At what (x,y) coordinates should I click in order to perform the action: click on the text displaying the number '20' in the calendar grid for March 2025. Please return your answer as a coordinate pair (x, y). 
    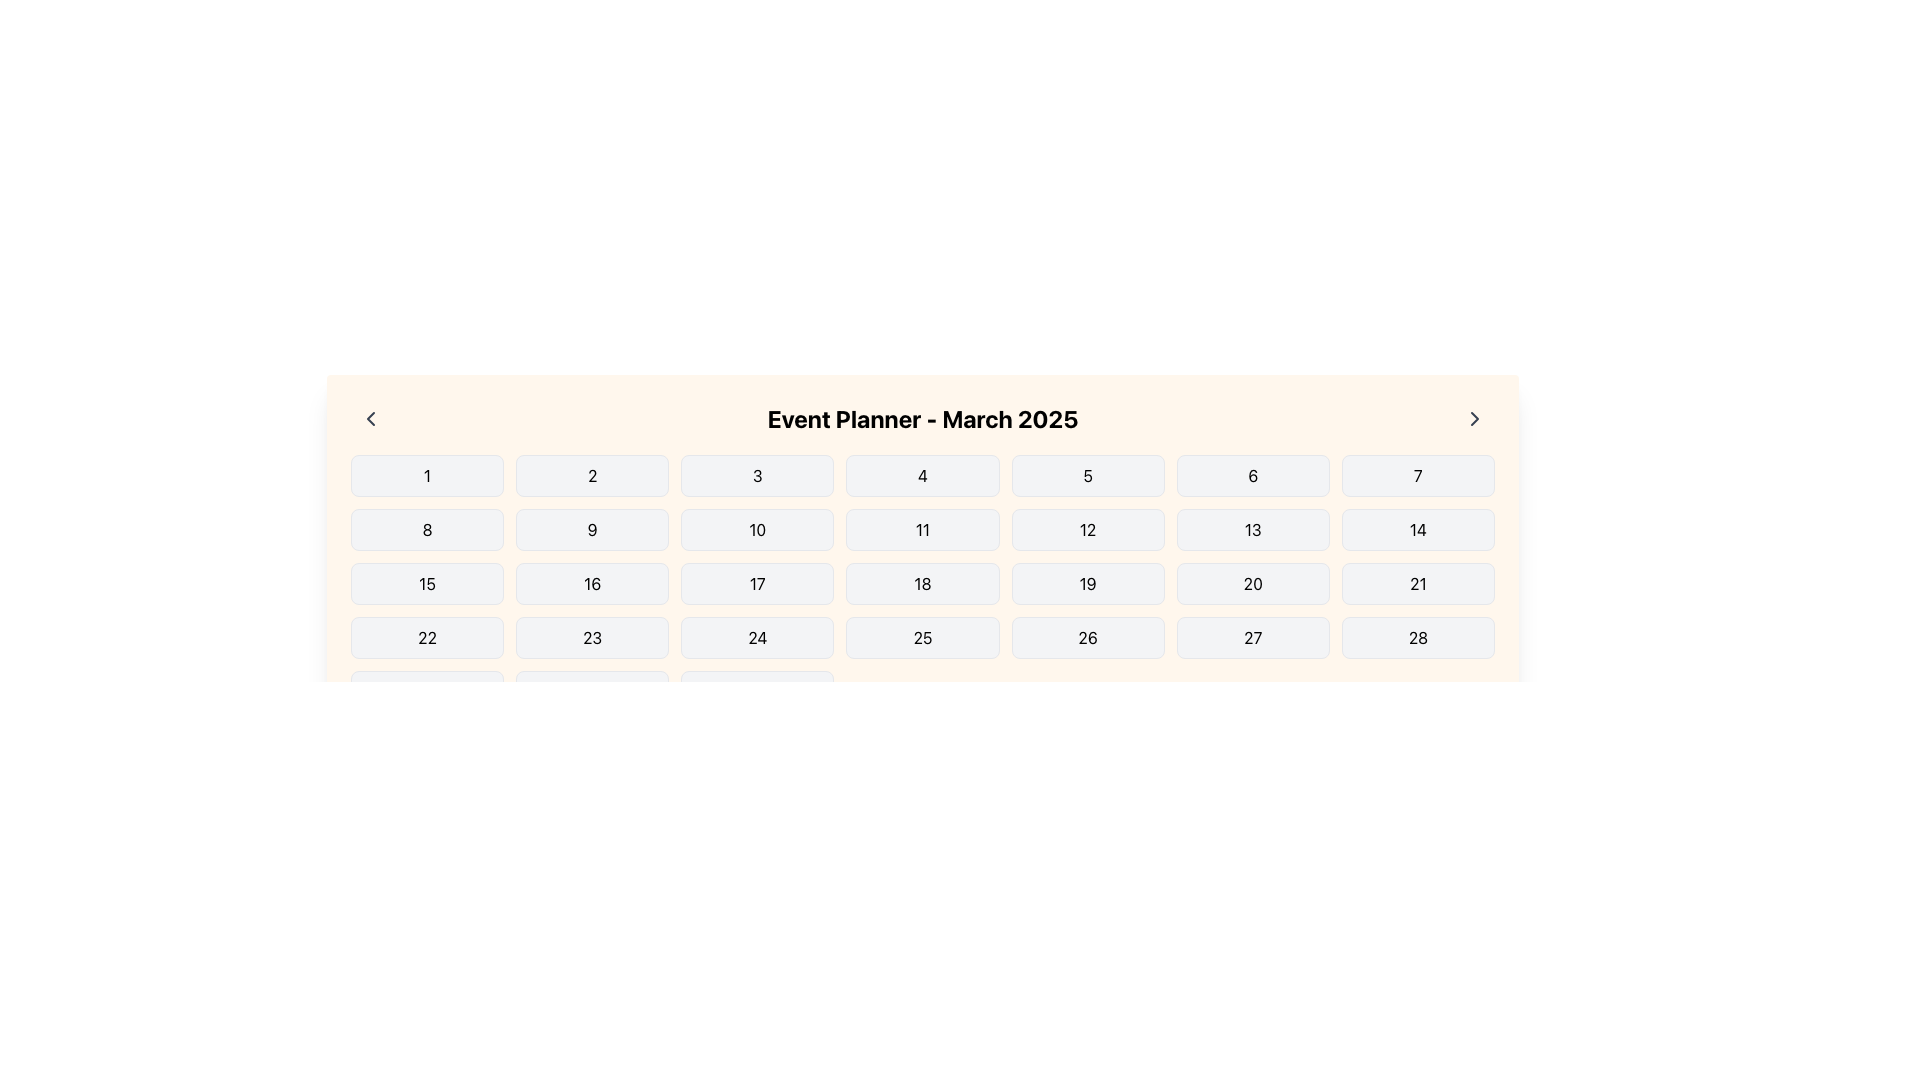
    Looking at the image, I should click on (1252, 583).